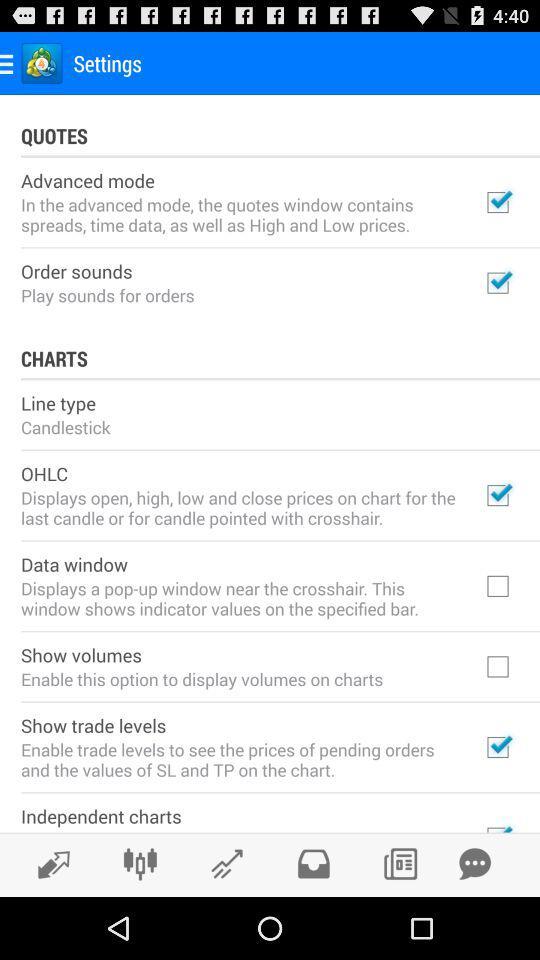  I want to click on open messages/notifications, so click(474, 863).